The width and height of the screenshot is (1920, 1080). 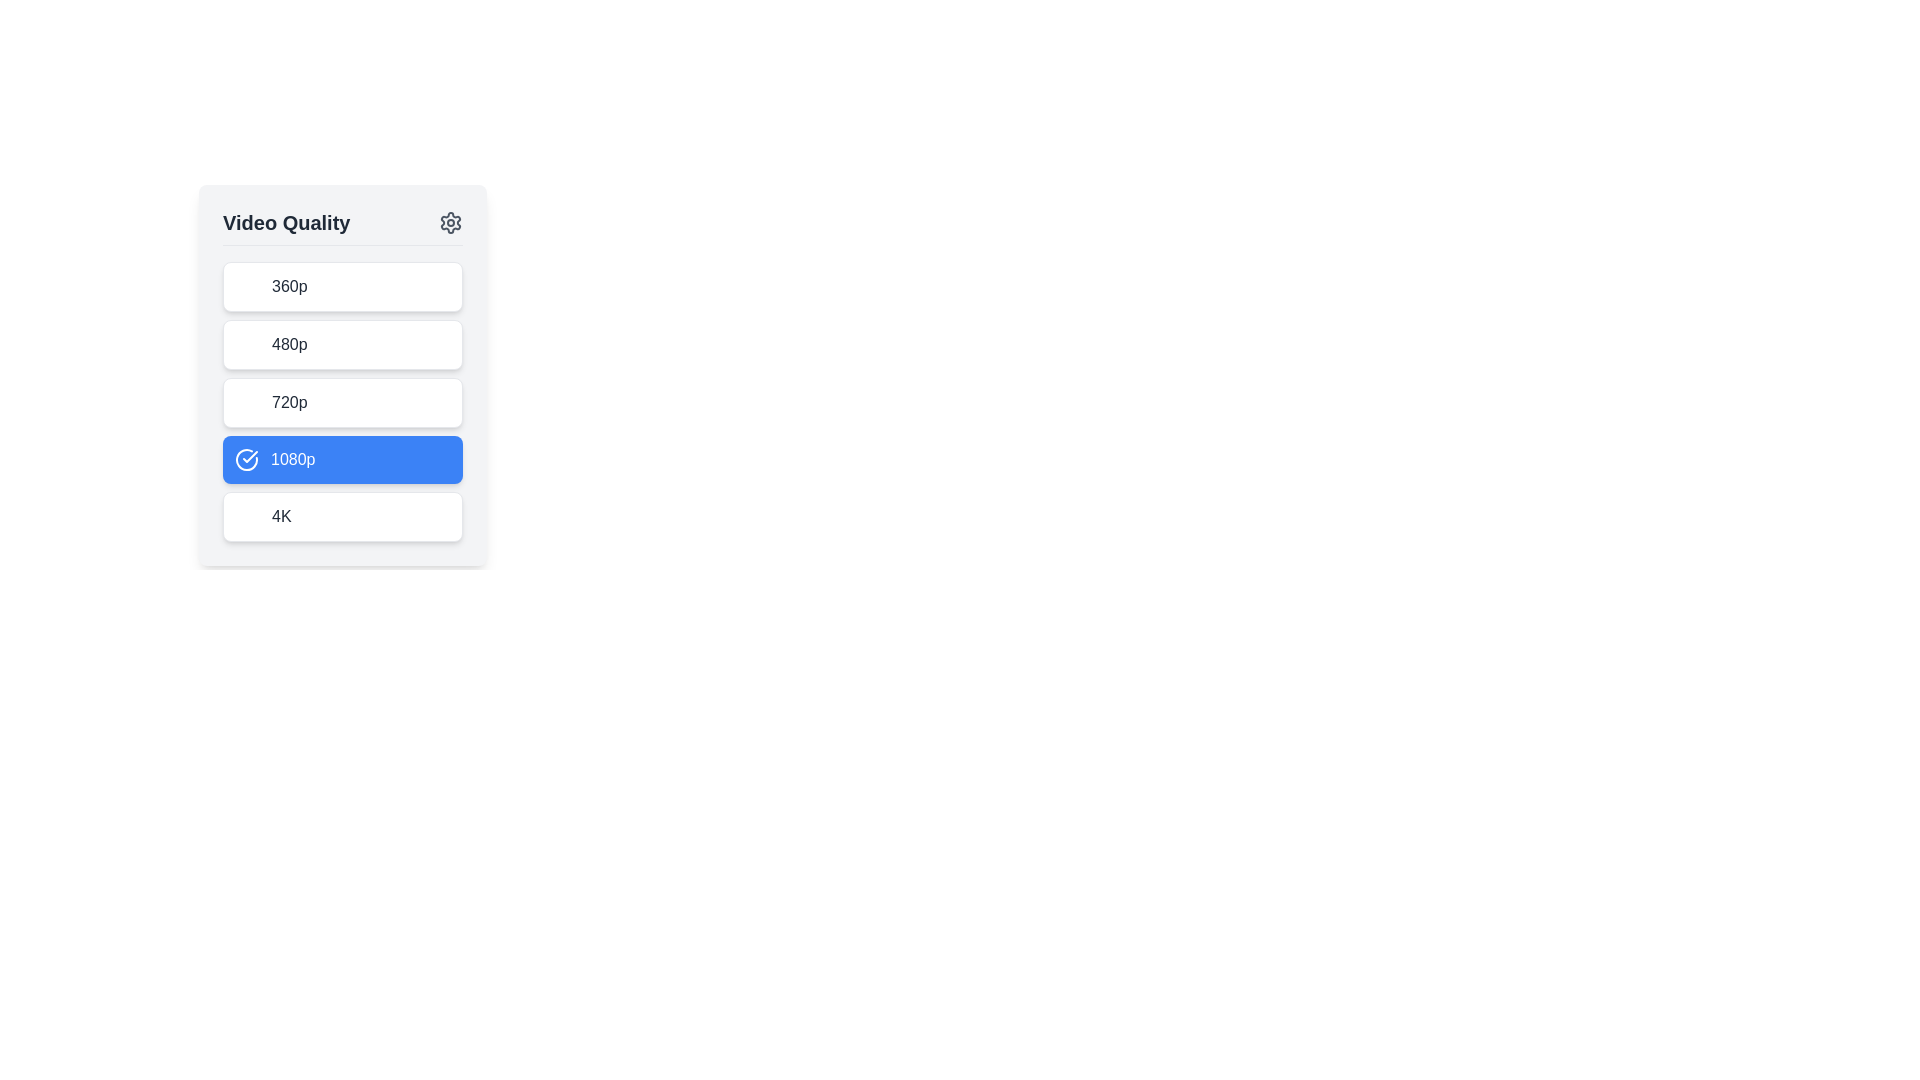 What do you see at coordinates (245, 459) in the screenshot?
I see `the '1080p' video quality option in the 'Video Quality' selection menu, which is the fourth item in the list` at bounding box center [245, 459].